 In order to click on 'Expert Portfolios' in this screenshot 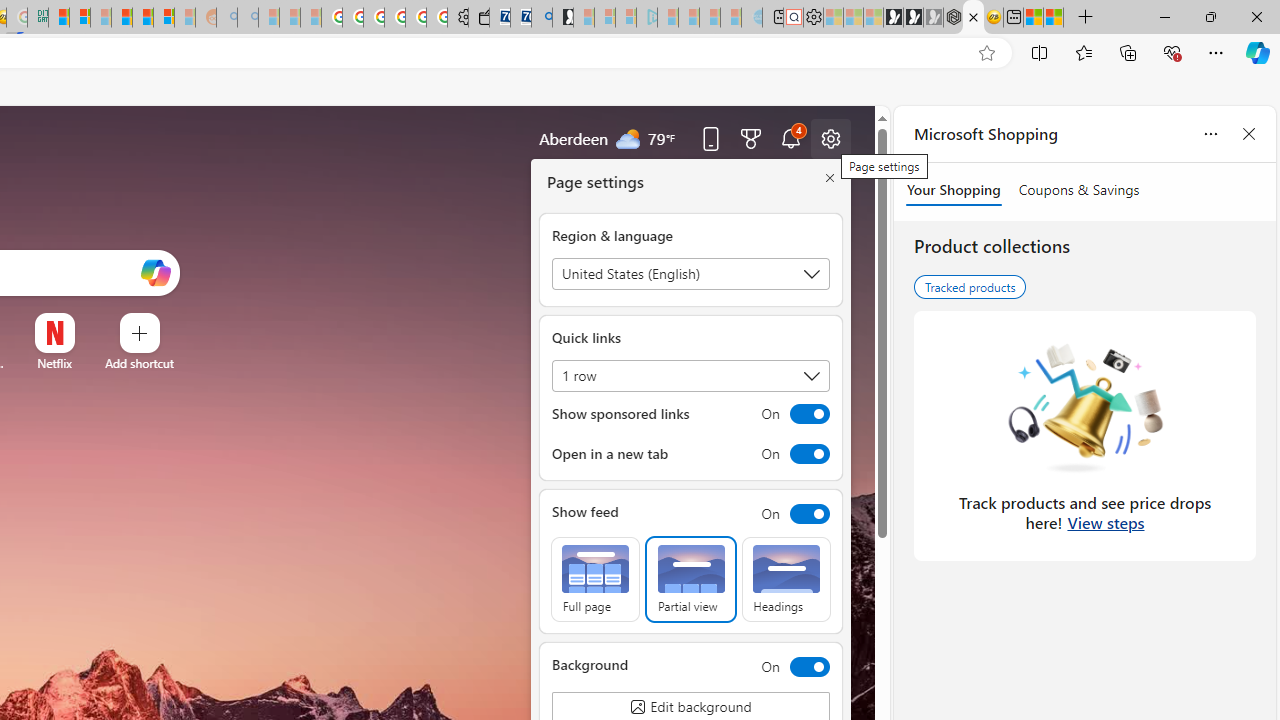, I will do `click(120, 17)`.